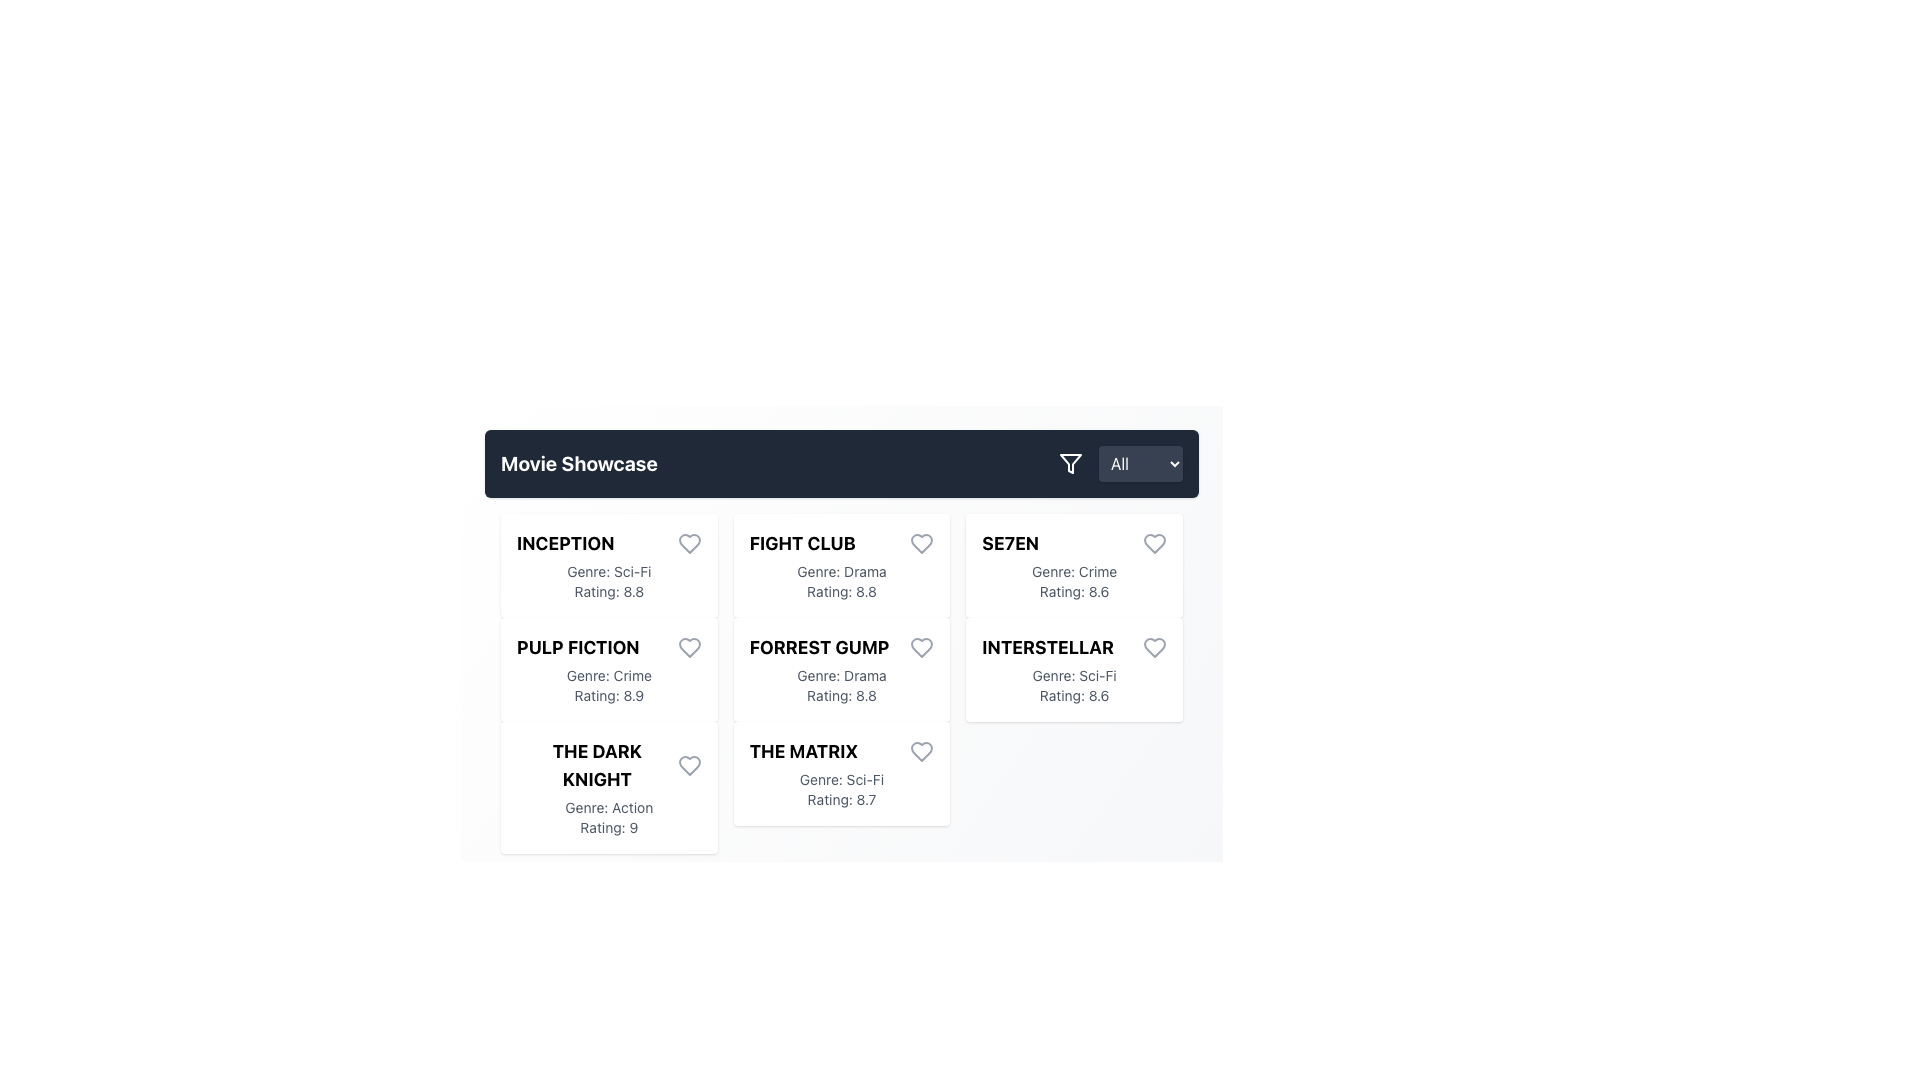  What do you see at coordinates (802, 543) in the screenshot?
I see `the bold, uppercase text label displaying 'FIGHT CLUB', which is the title of the second card in the first row of the 'Movie Showcase' grid section` at bounding box center [802, 543].